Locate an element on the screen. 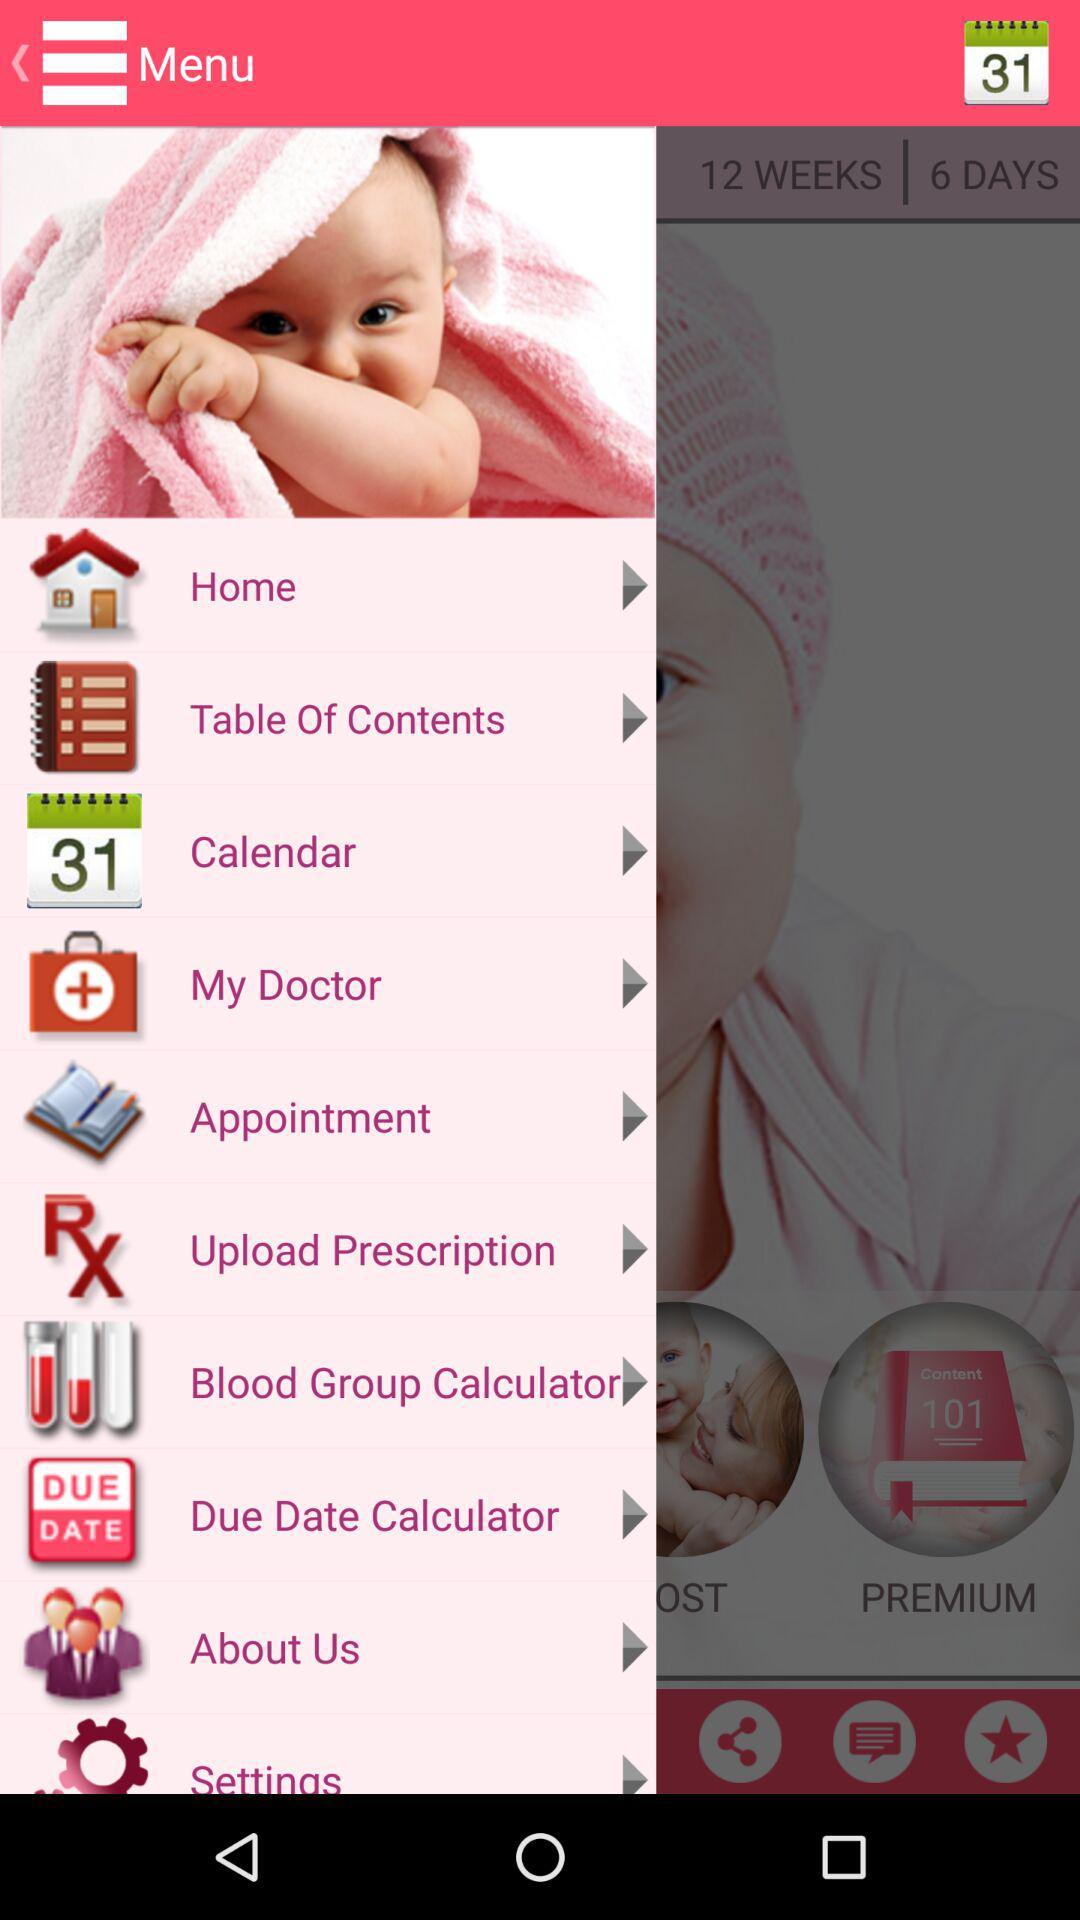 This screenshot has height=1920, width=1080. the chat icon is located at coordinates (873, 1862).